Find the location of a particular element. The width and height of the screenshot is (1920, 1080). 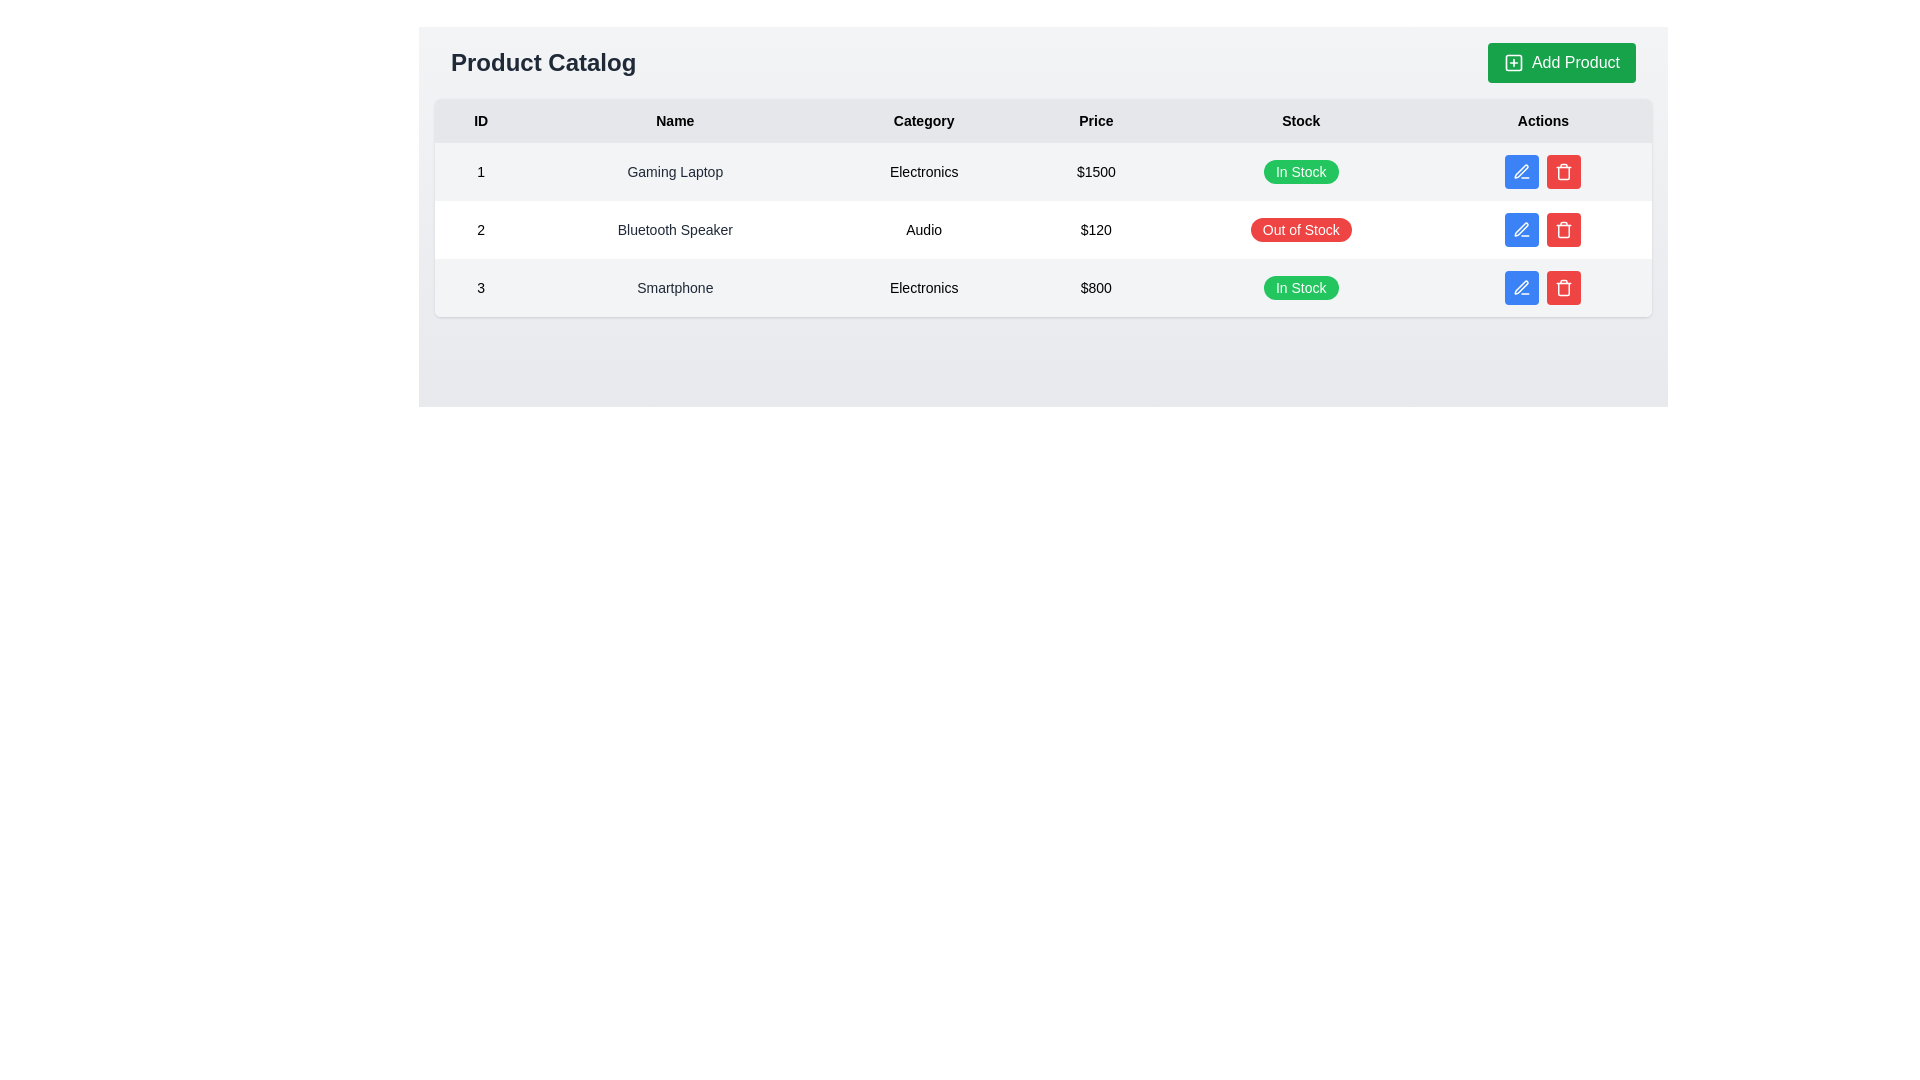

the 'Price' text label, which serves as a header for the price column in the table, located between 'Category' and 'Stock' is located at coordinates (1095, 120).